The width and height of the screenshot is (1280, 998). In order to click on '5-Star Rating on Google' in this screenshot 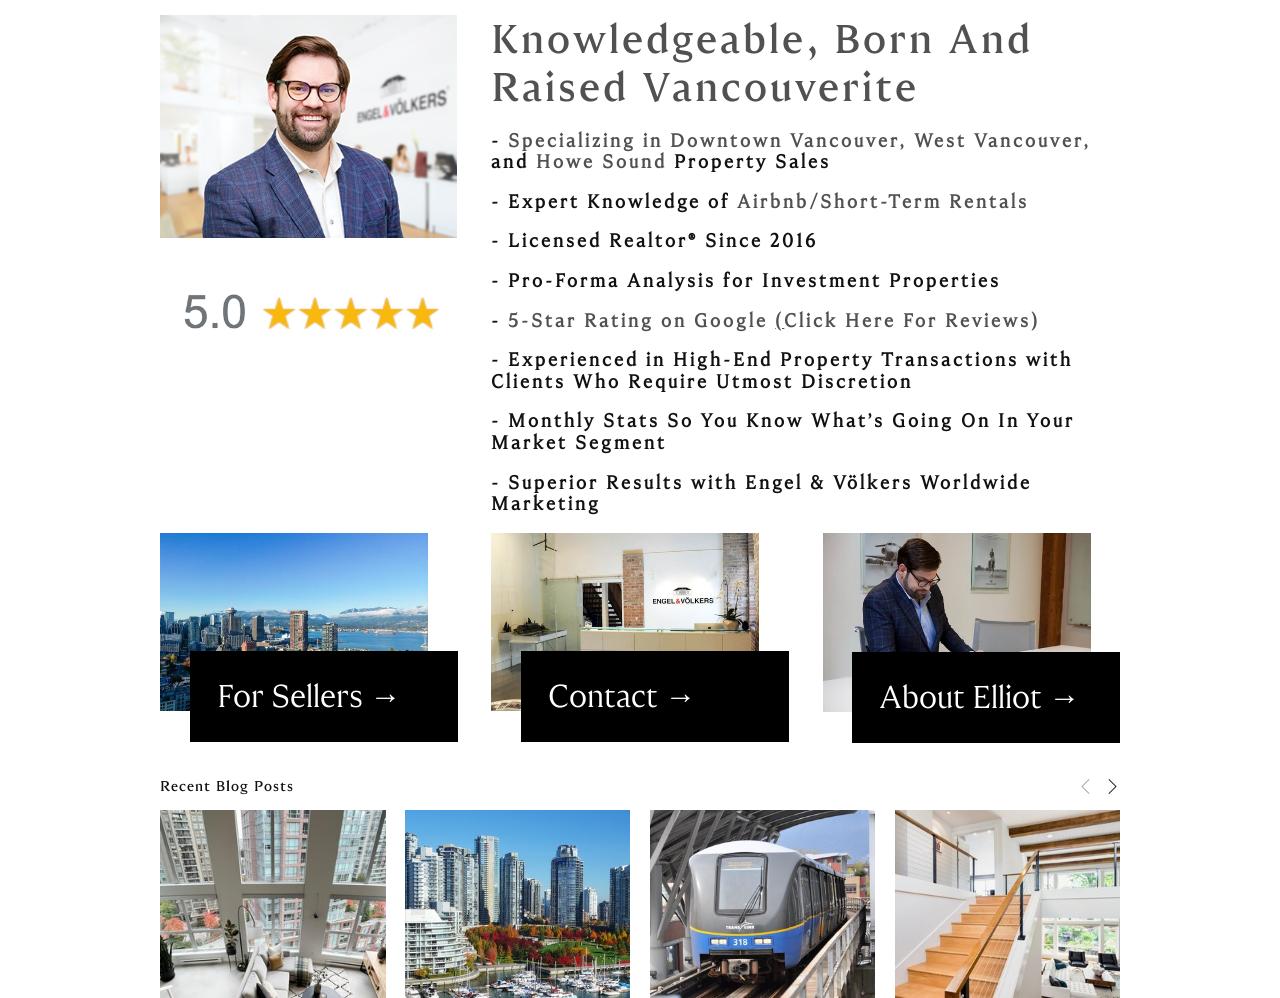, I will do `click(641, 319)`.